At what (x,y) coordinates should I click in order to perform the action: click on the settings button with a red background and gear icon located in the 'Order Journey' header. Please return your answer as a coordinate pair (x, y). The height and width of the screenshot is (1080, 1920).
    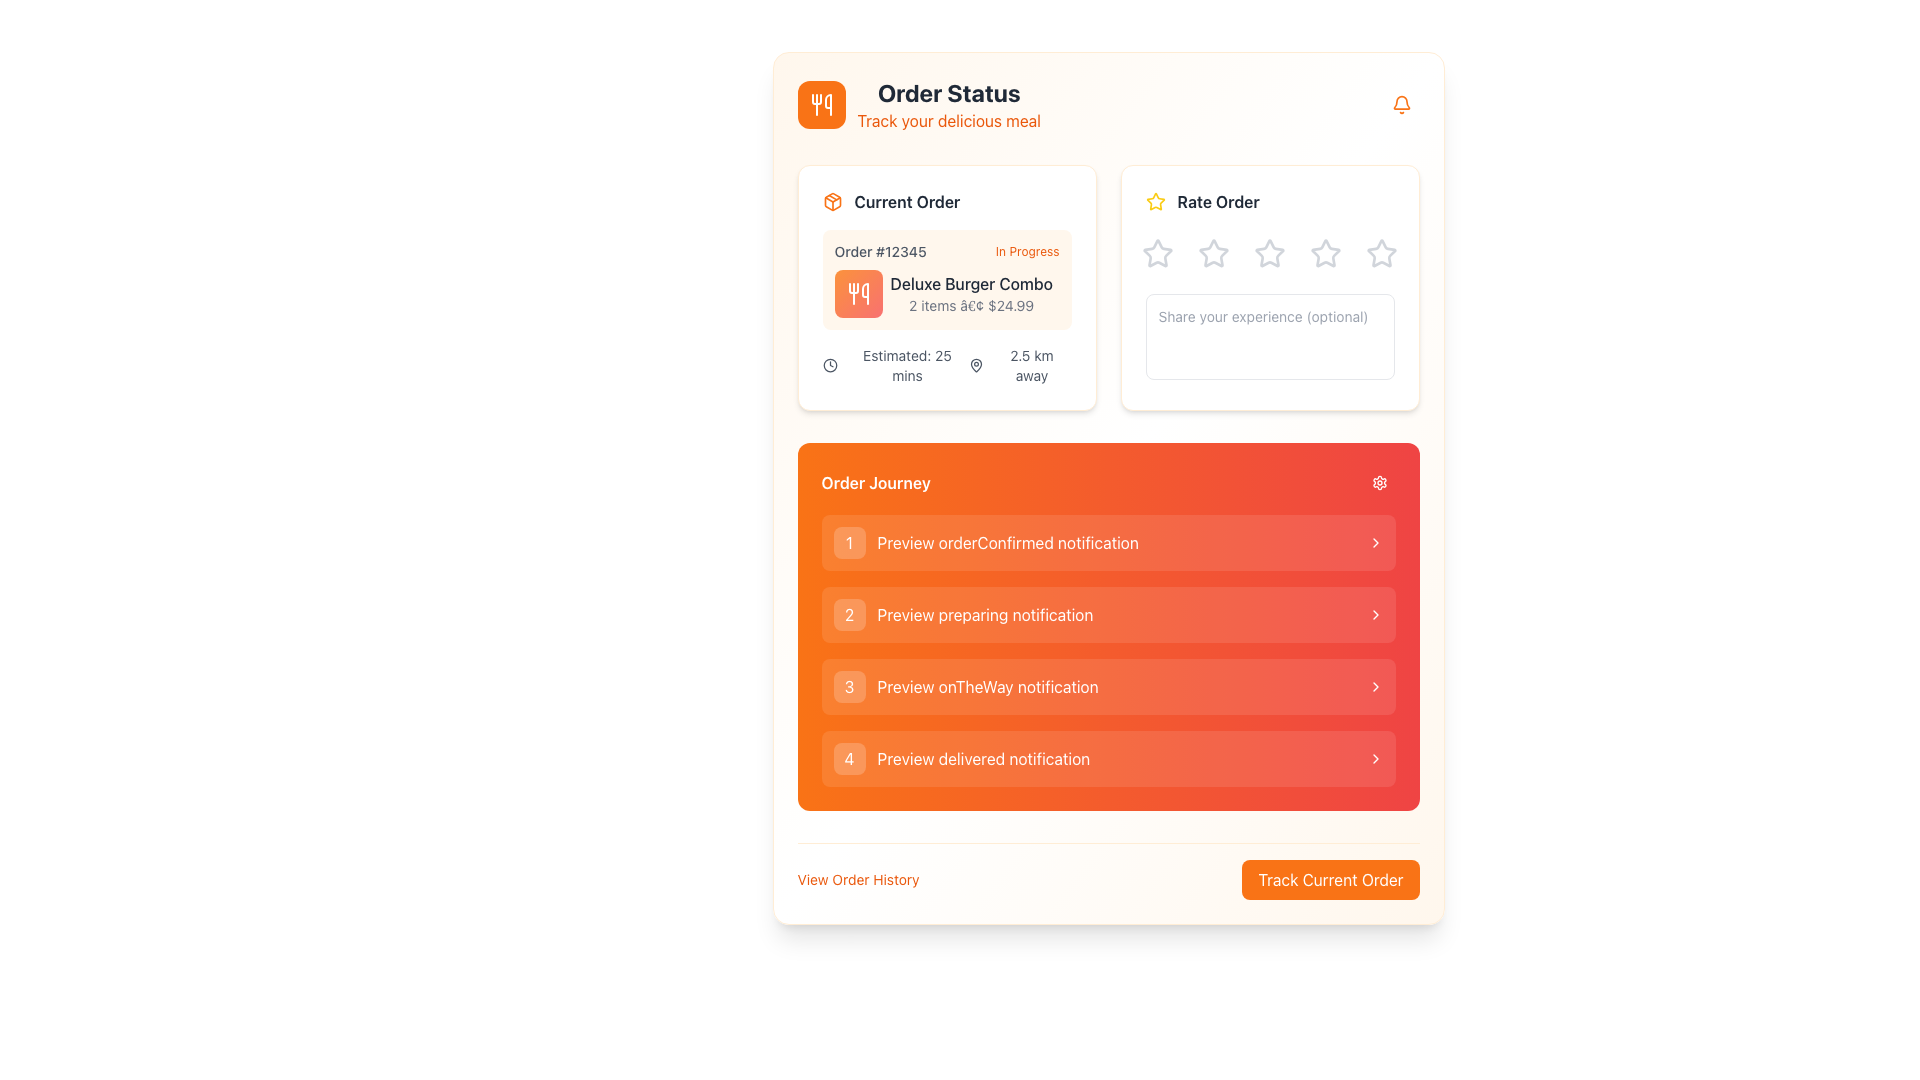
    Looking at the image, I should click on (1378, 482).